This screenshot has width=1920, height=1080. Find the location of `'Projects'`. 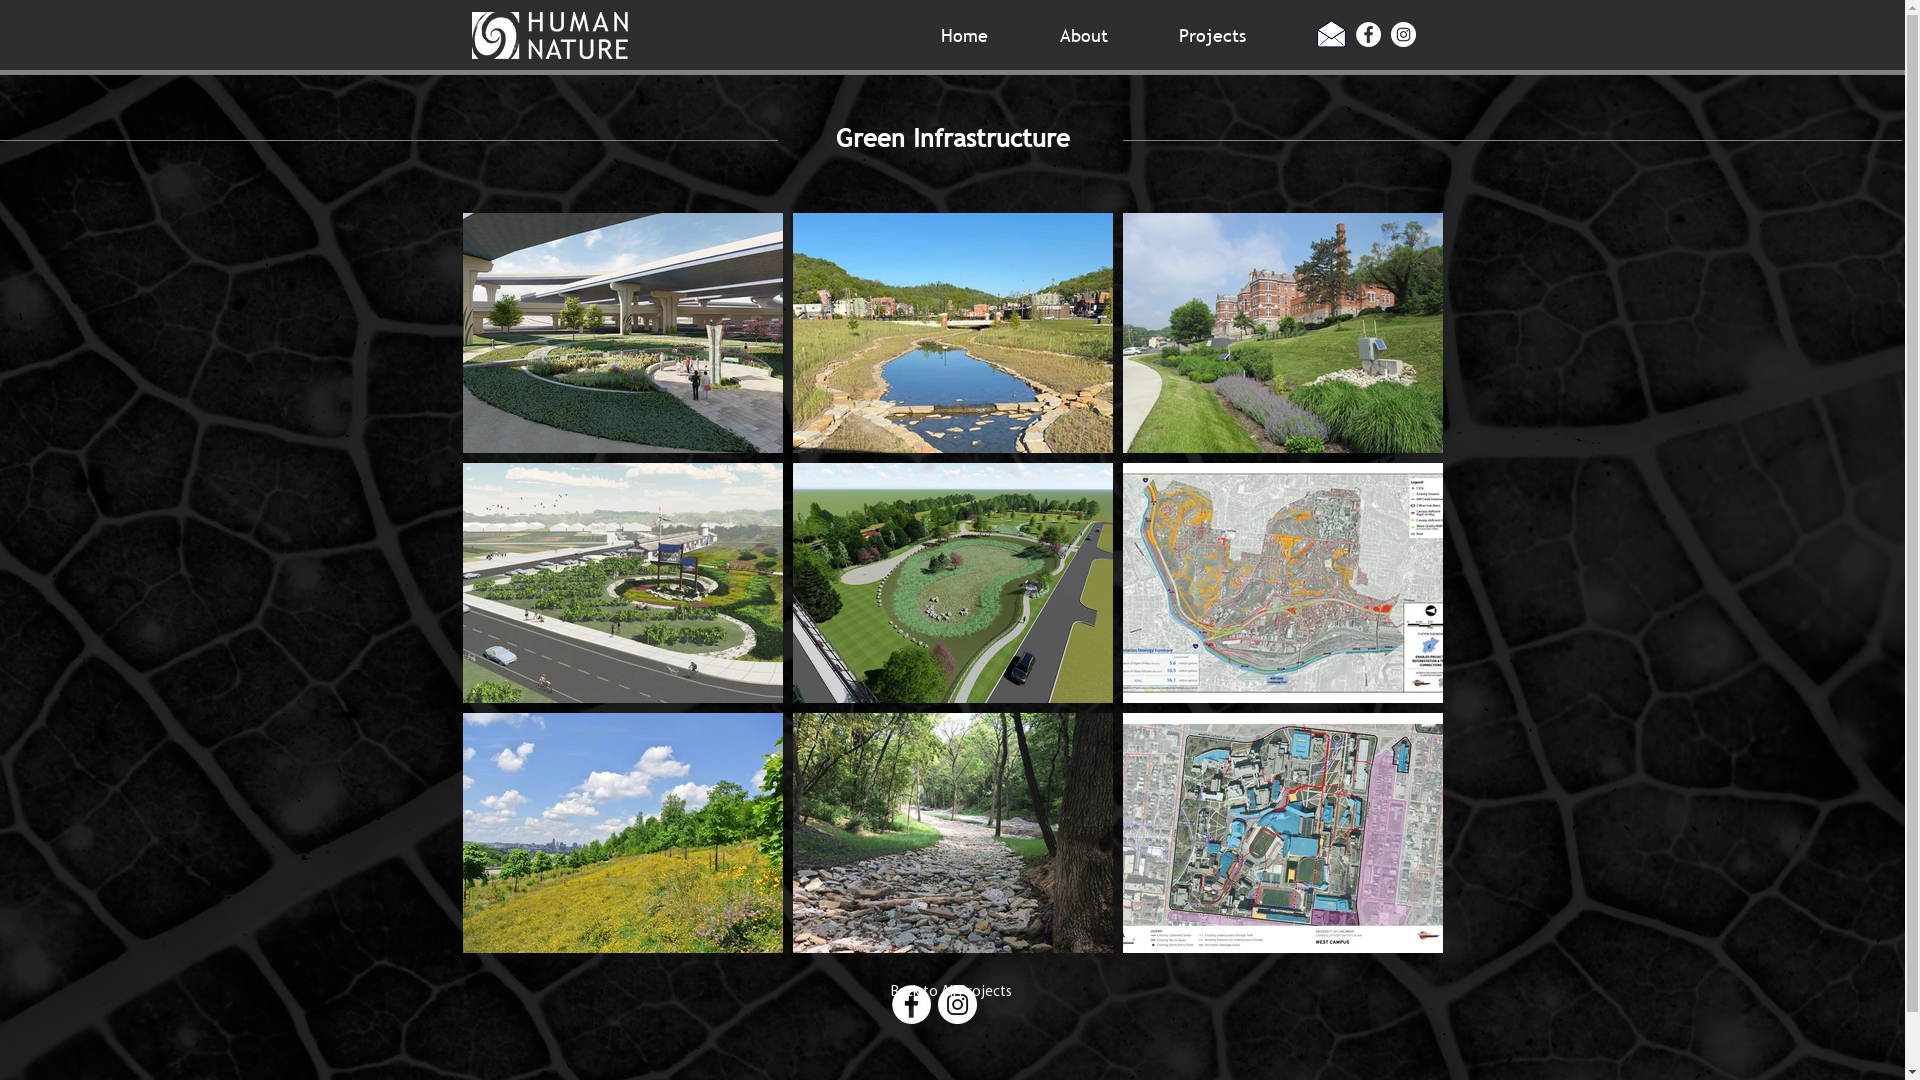

'Projects' is located at coordinates (1232, 33).